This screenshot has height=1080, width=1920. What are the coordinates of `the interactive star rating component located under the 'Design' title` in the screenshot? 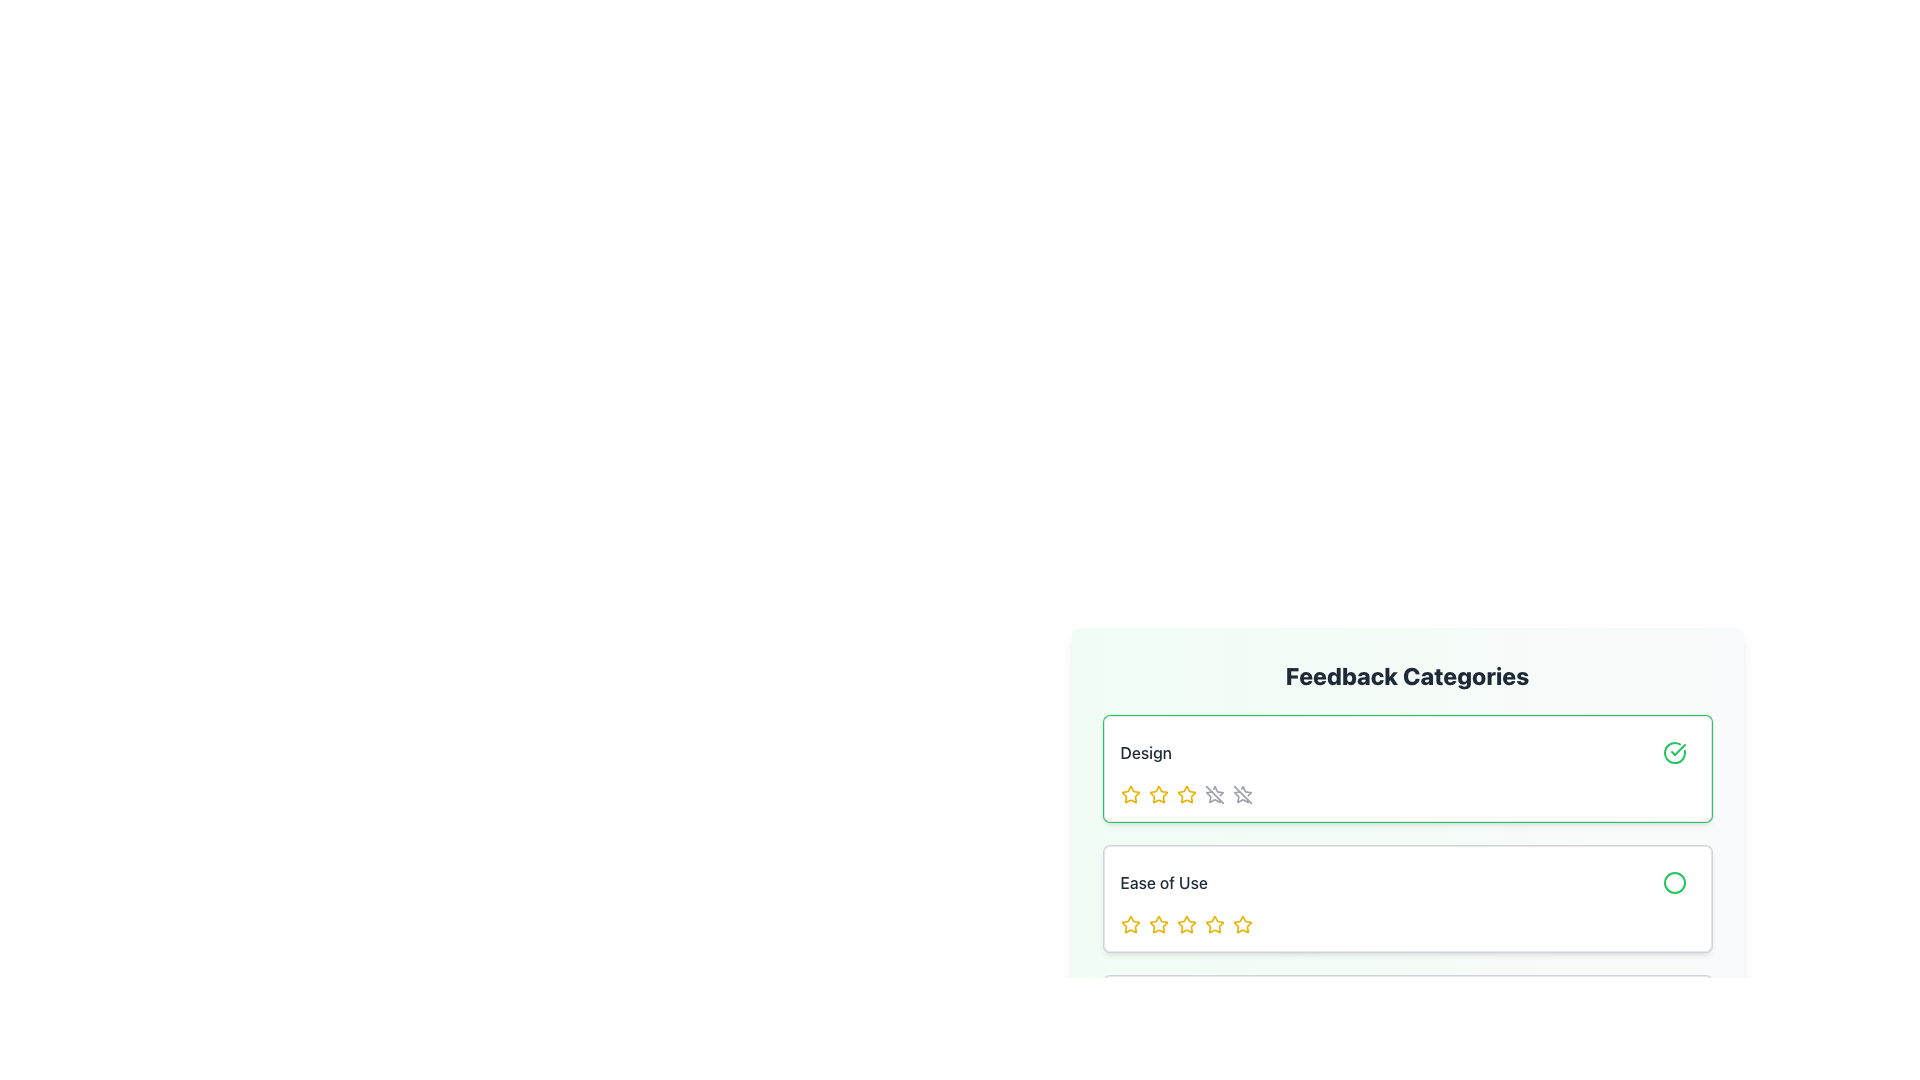 It's located at (1406, 793).